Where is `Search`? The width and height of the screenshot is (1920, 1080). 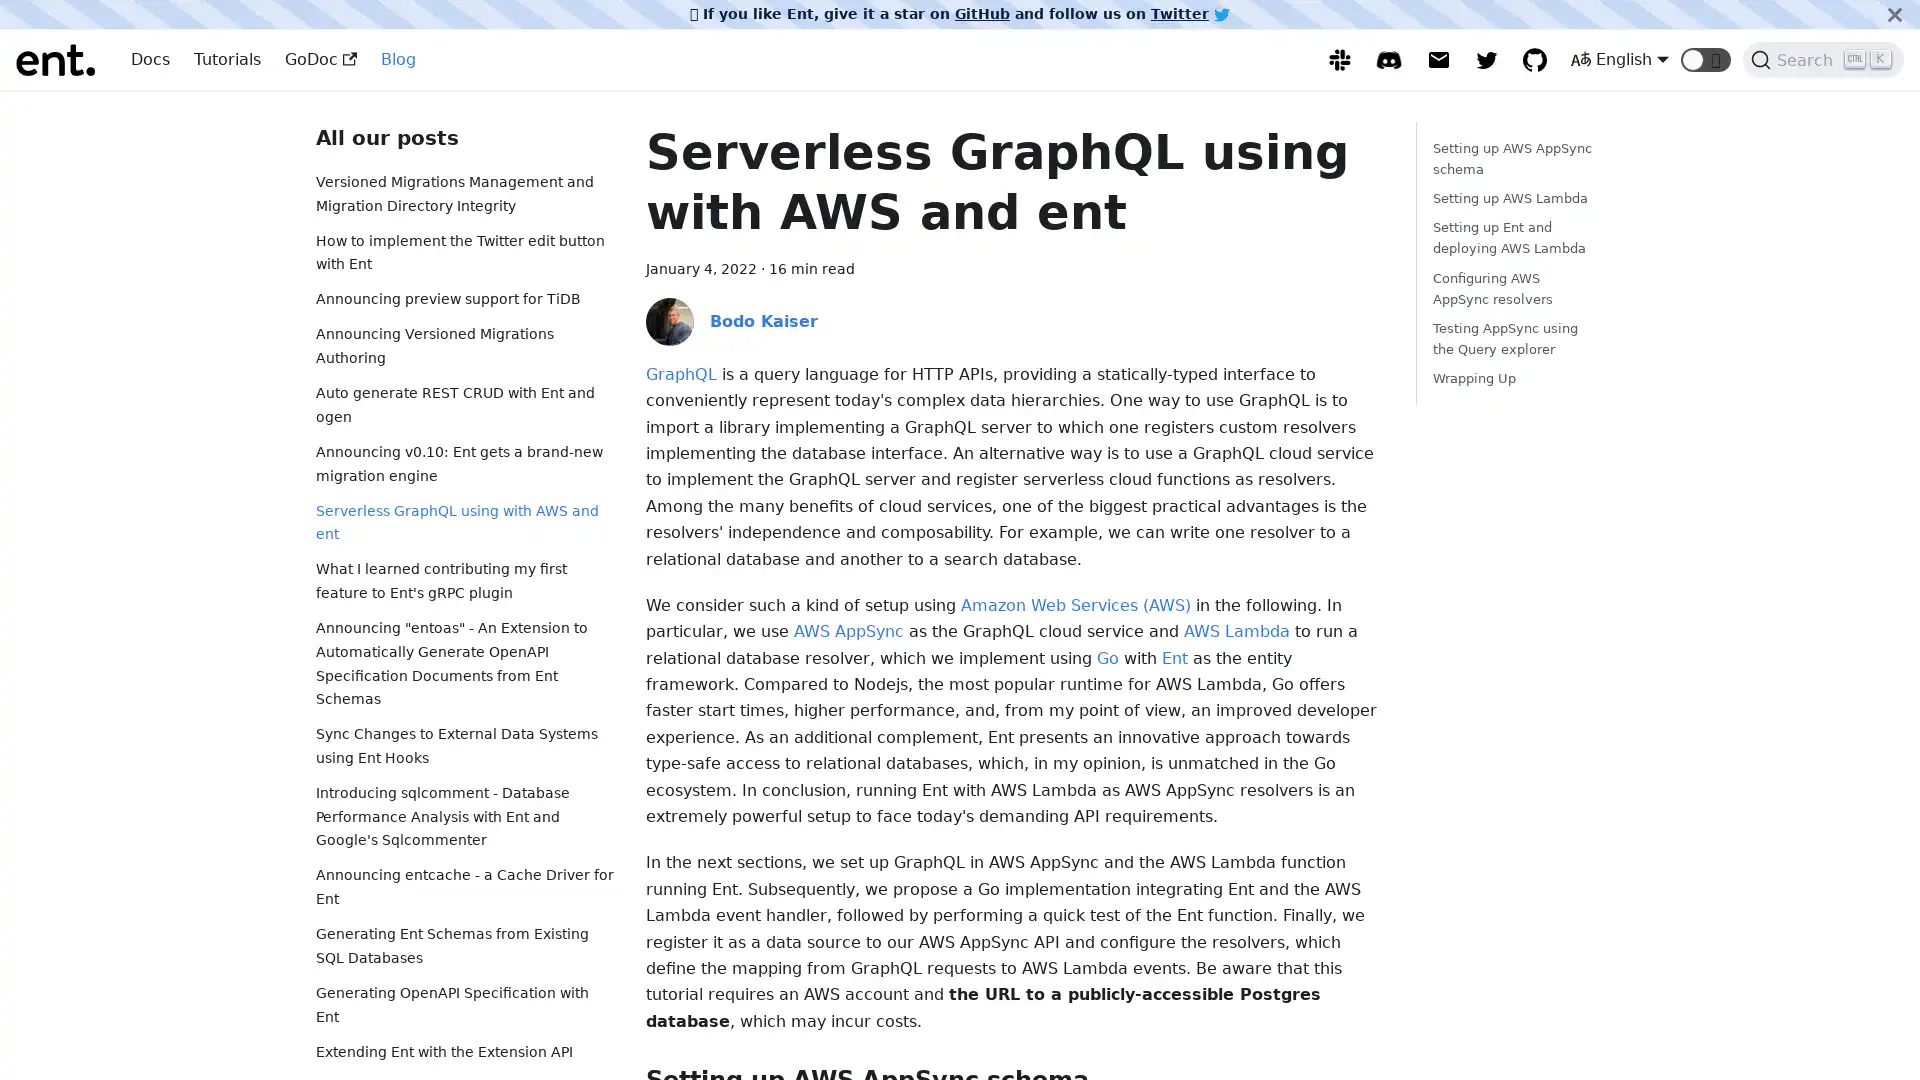 Search is located at coordinates (1823, 59).